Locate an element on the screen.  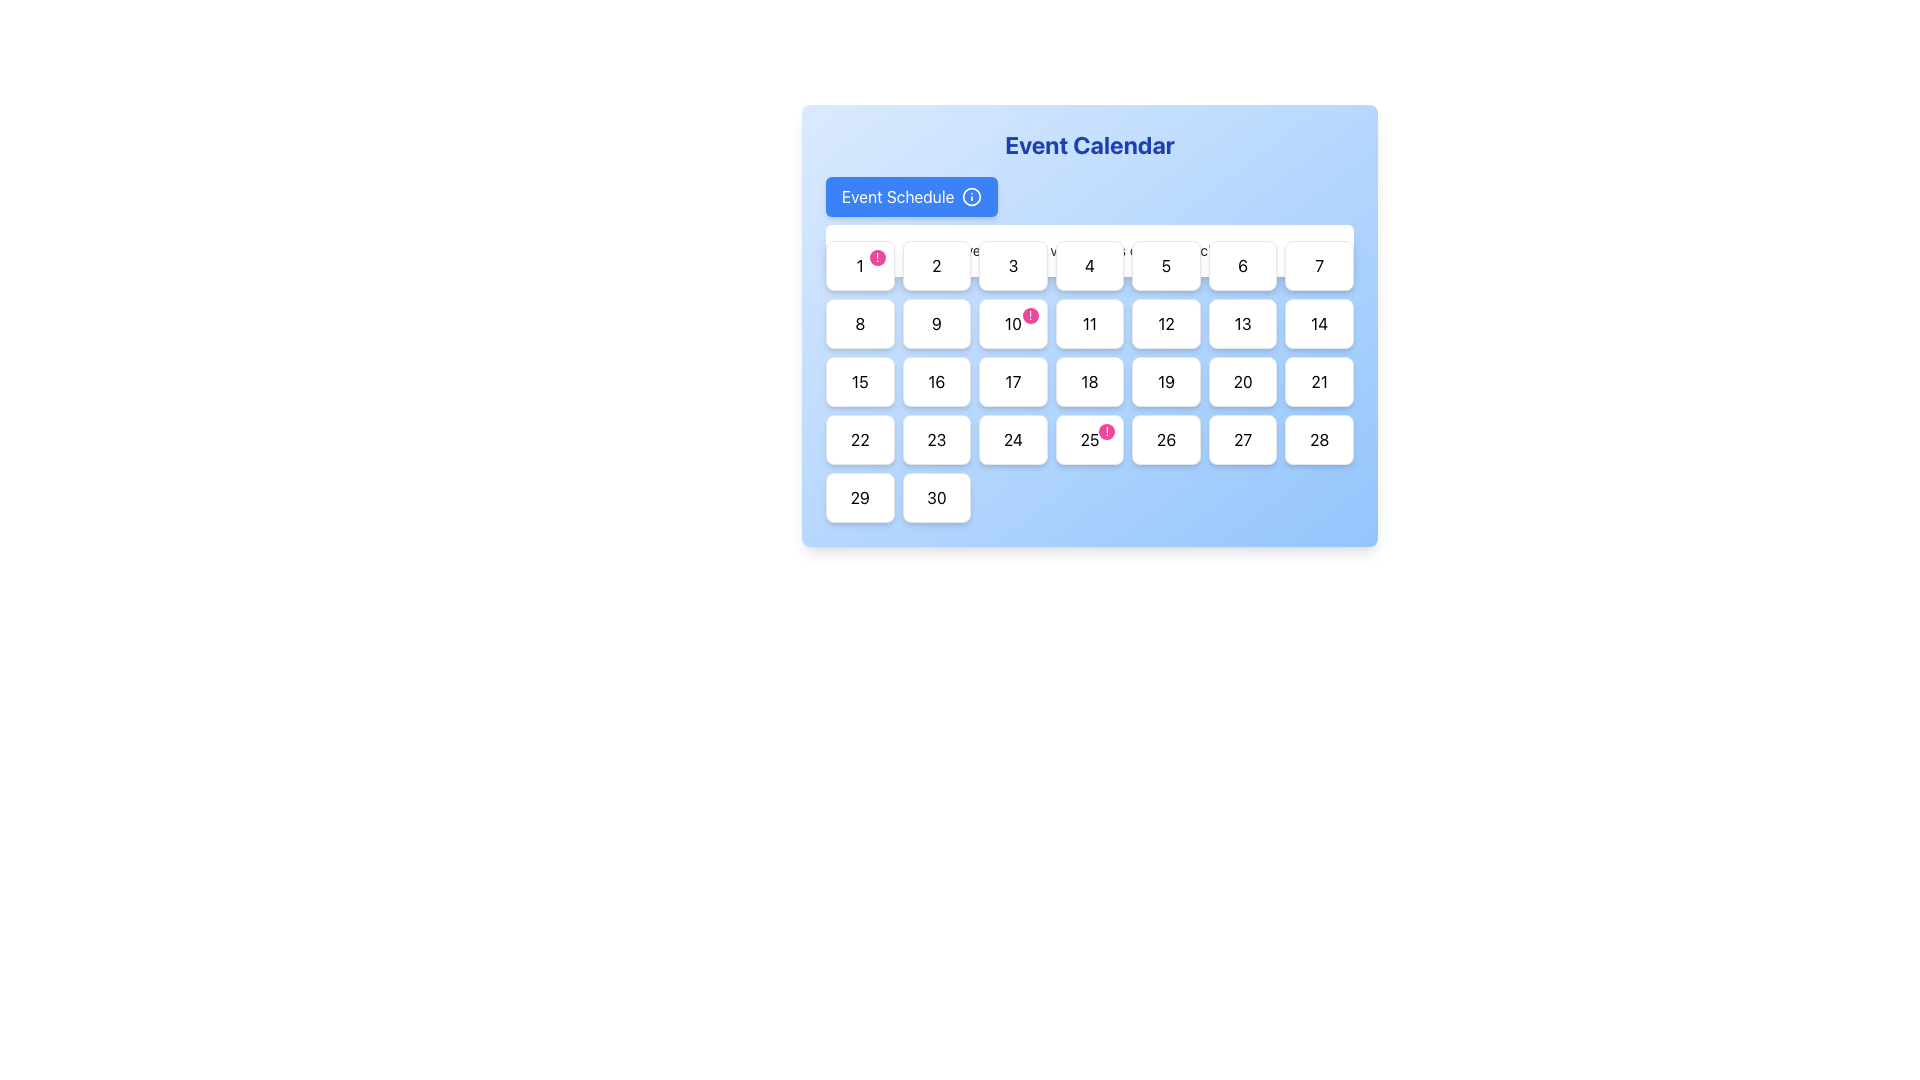
the button displaying the number '5' with a white background and black text is located at coordinates (1166, 265).